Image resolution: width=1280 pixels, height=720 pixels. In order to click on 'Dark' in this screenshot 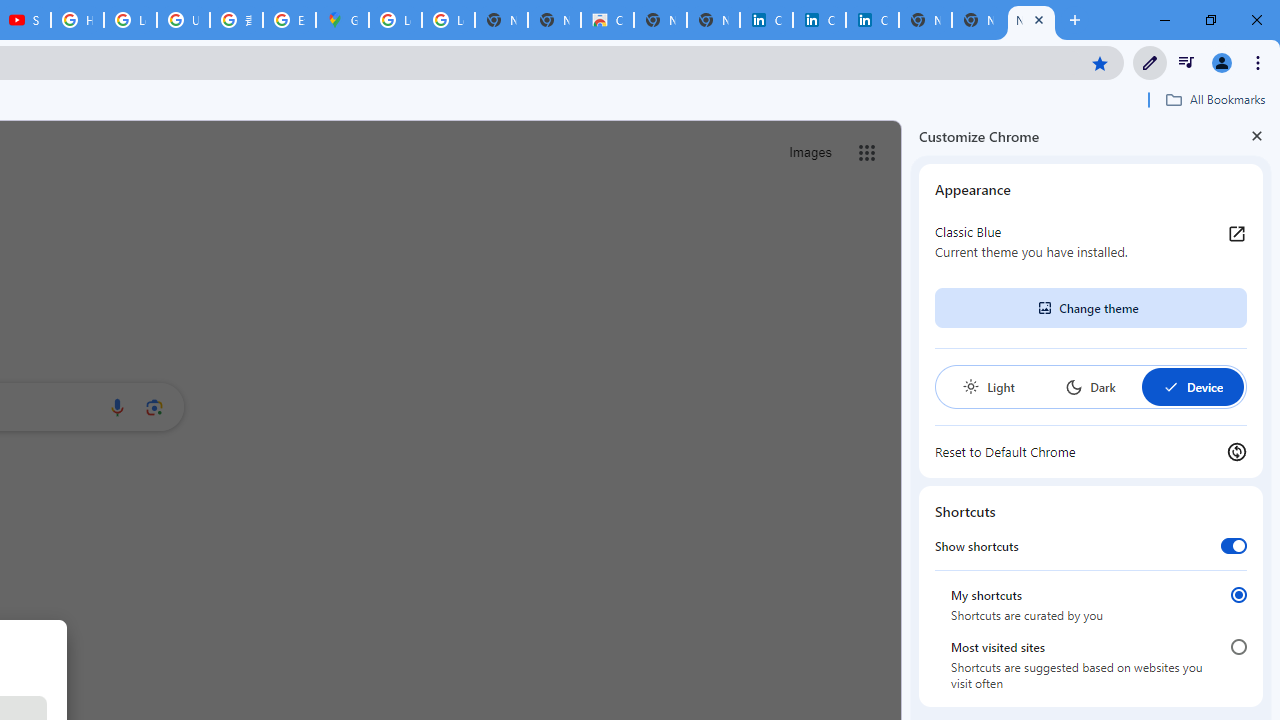, I will do `click(1089, 387)`.